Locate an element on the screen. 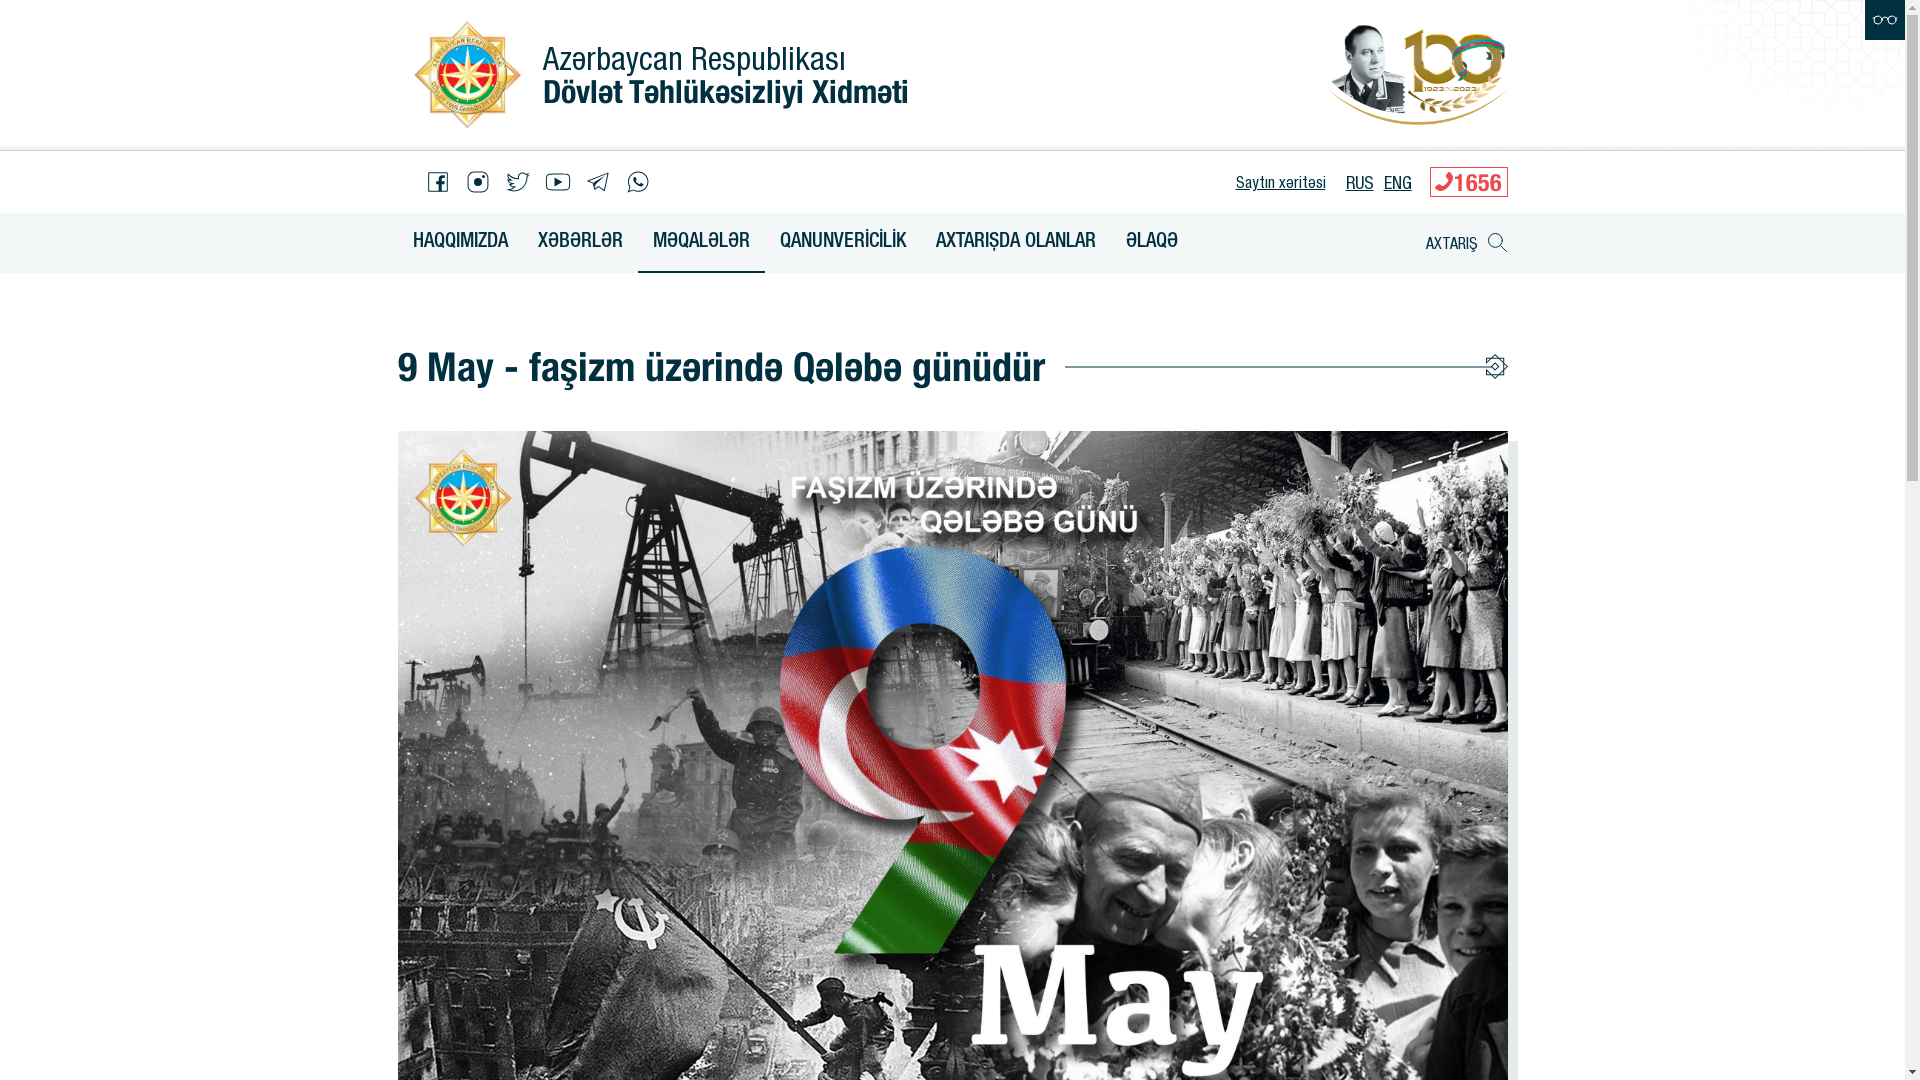  '1656' is located at coordinates (1468, 181).